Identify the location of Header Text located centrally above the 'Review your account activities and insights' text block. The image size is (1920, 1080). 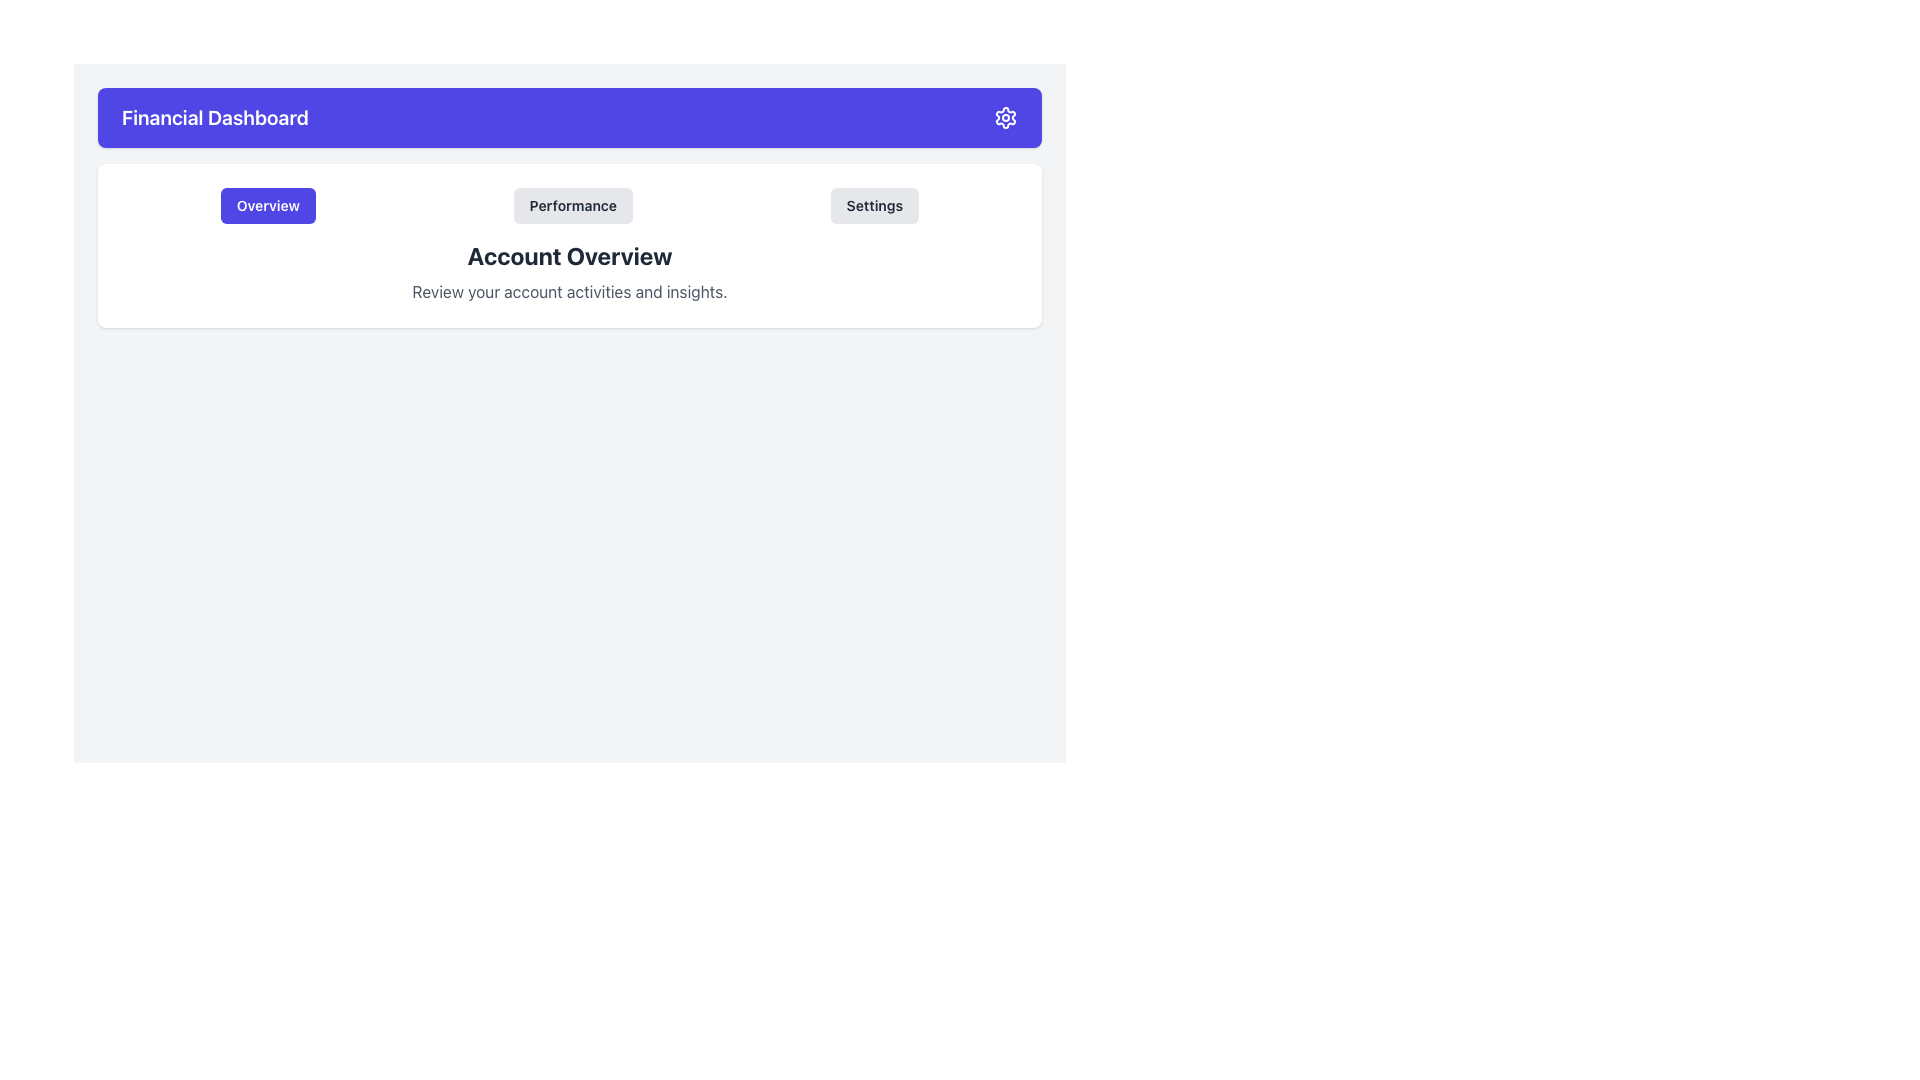
(569, 254).